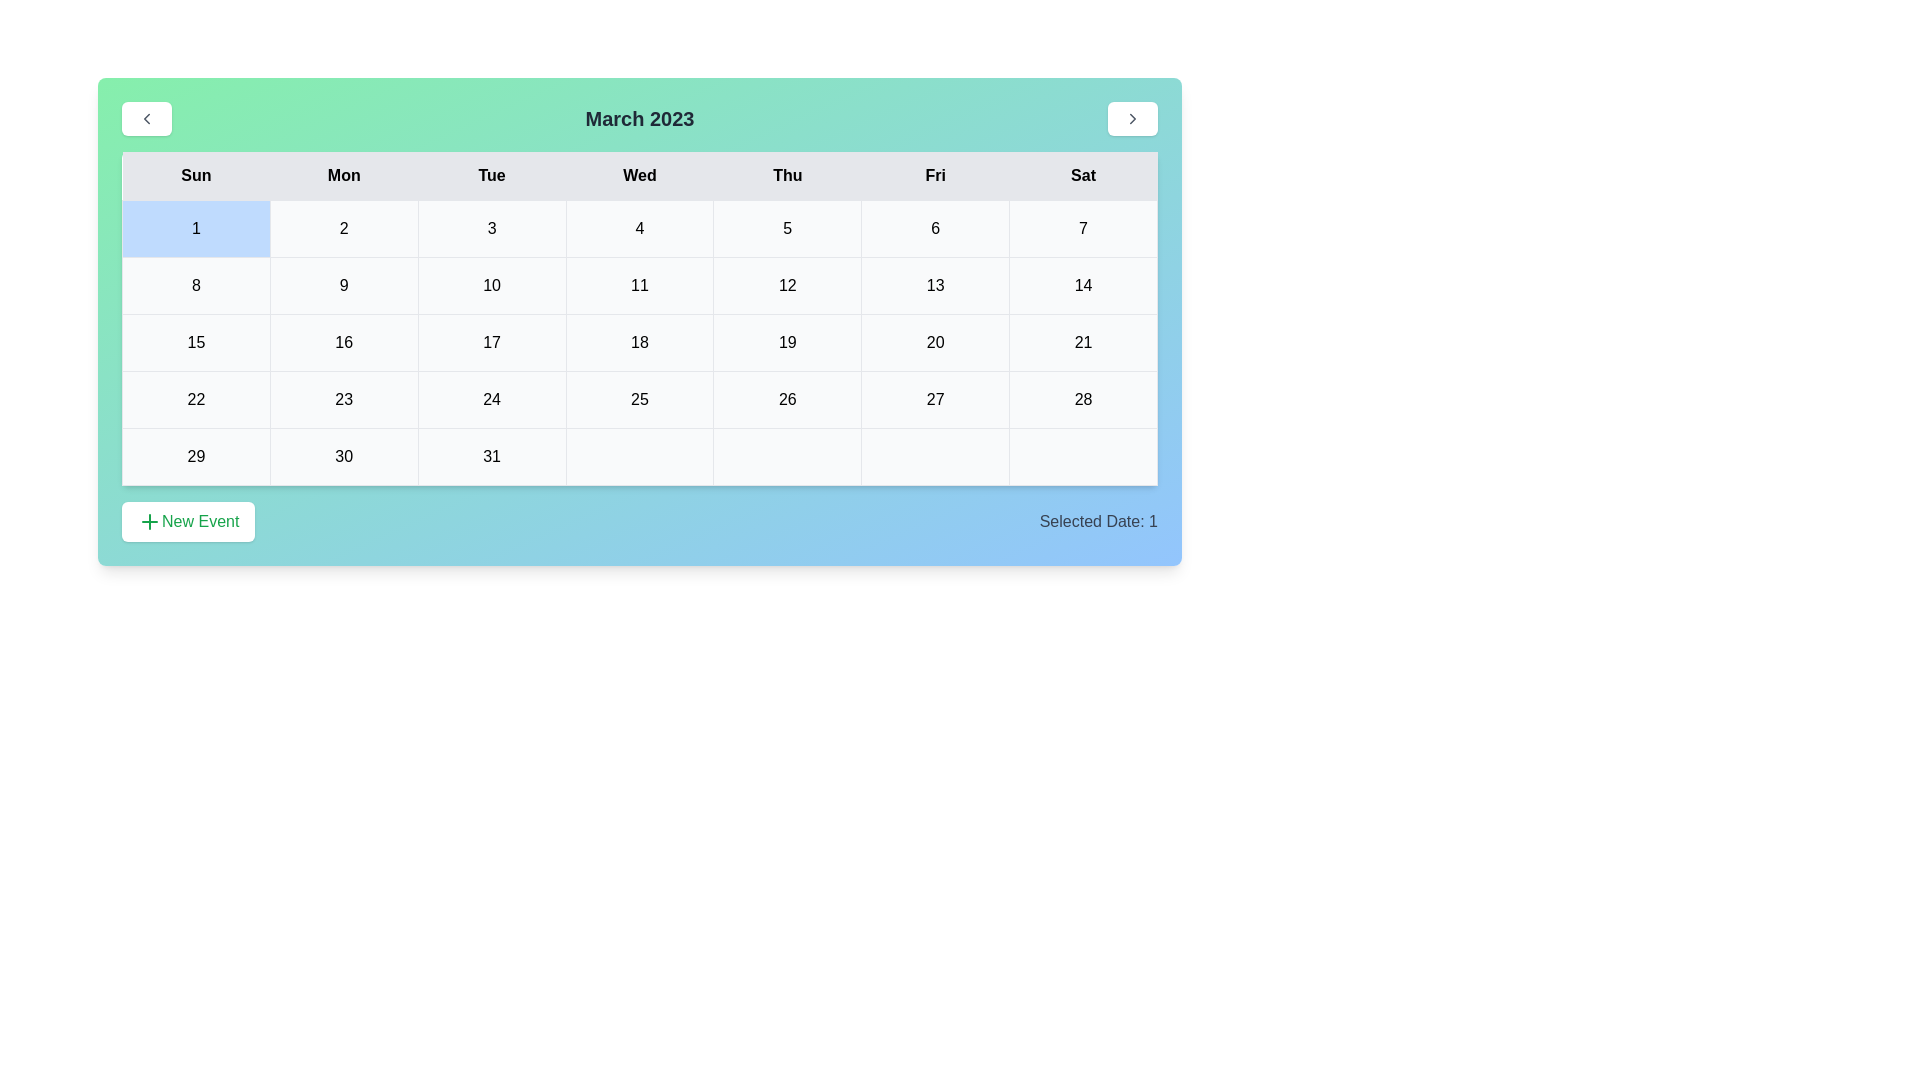 The image size is (1920, 1080). What do you see at coordinates (344, 342) in the screenshot?
I see `the cell representing the date 16 in the calendar` at bounding box center [344, 342].